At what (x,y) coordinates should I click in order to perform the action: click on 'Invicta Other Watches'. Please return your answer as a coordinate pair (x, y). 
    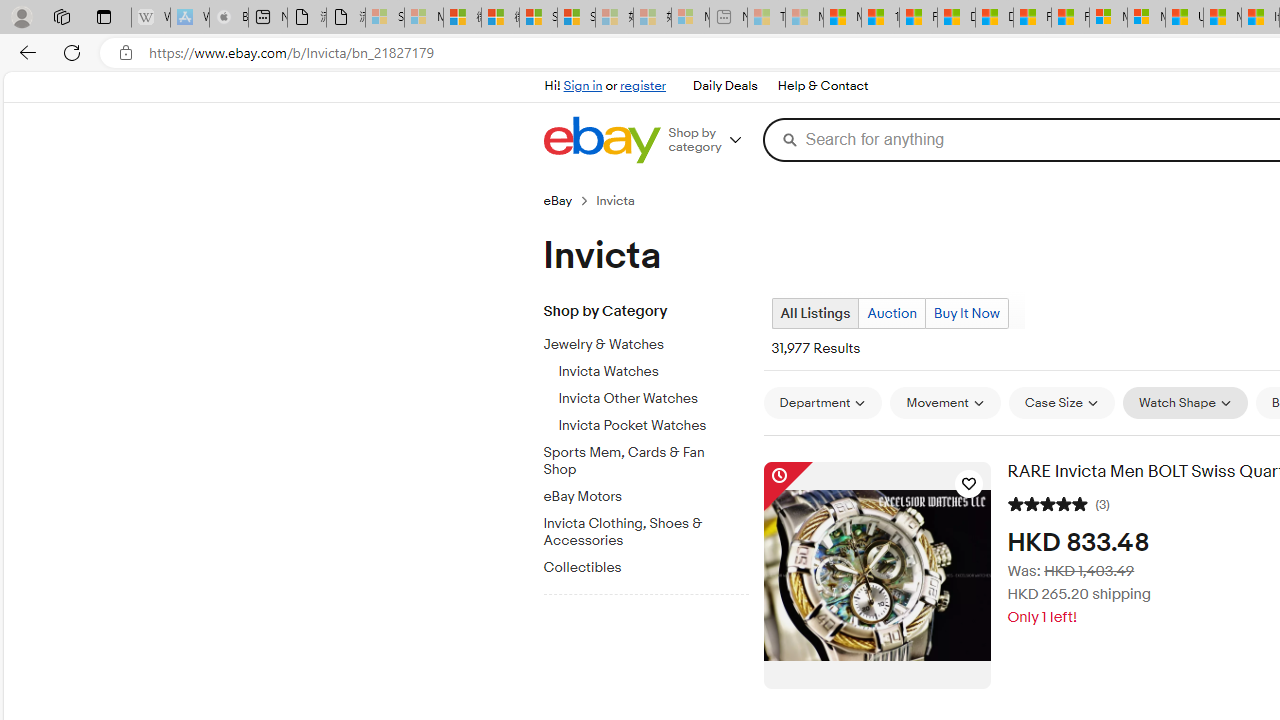
    Looking at the image, I should click on (653, 399).